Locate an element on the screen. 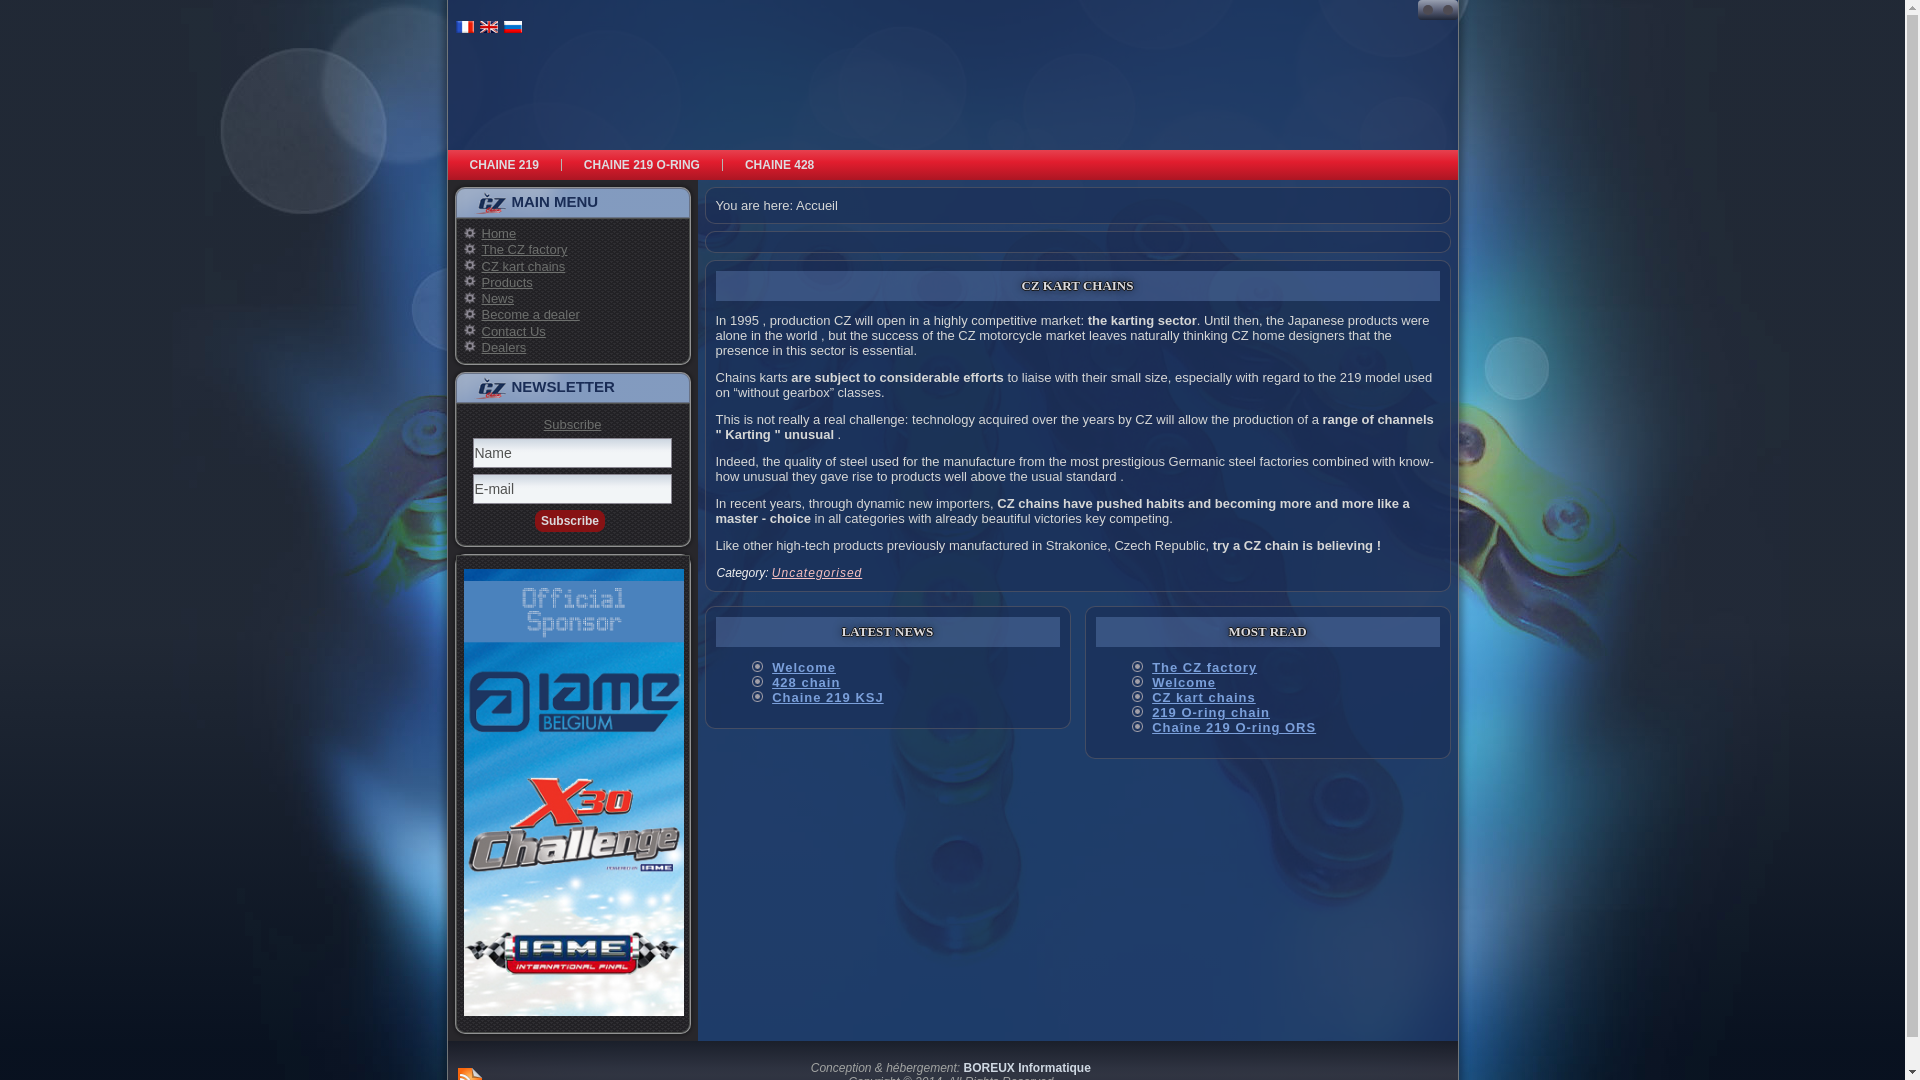 The image size is (1920, 1080). 'CHAINE 219 O-RING' is located at coordinates (642, 164).